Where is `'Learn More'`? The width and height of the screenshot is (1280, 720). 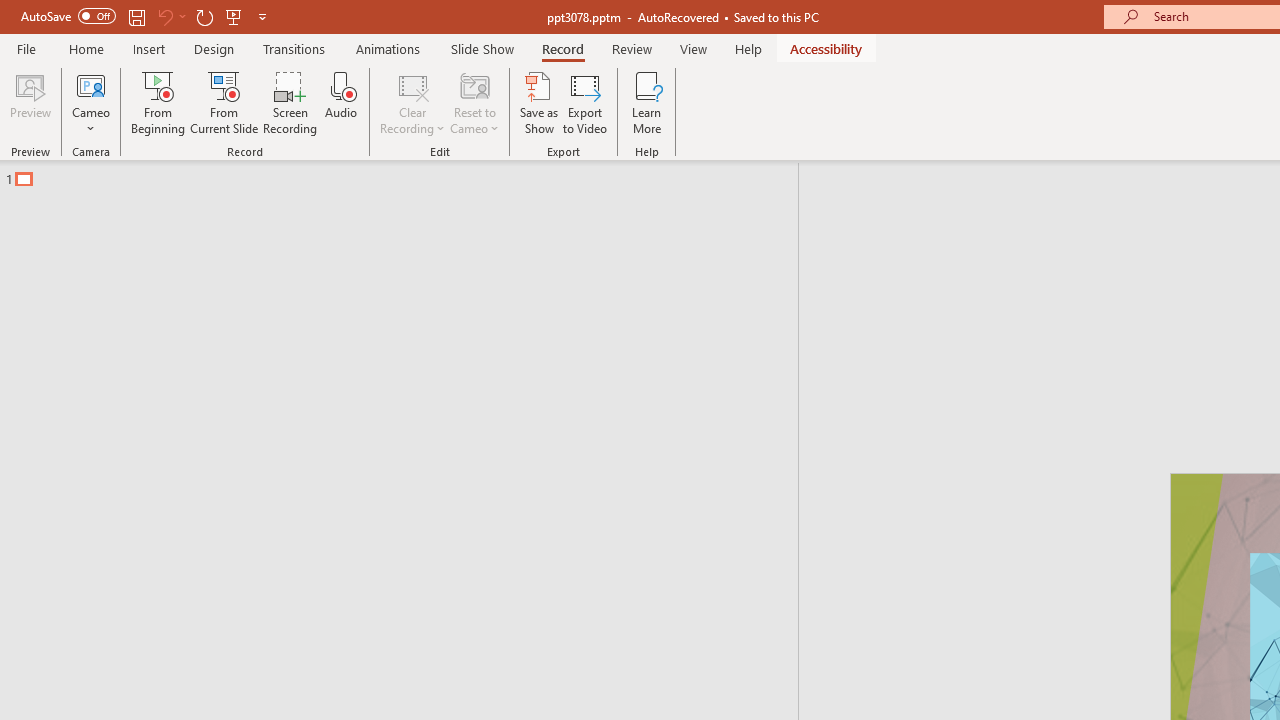
'Learn More' is located at coordinates (647, 103).